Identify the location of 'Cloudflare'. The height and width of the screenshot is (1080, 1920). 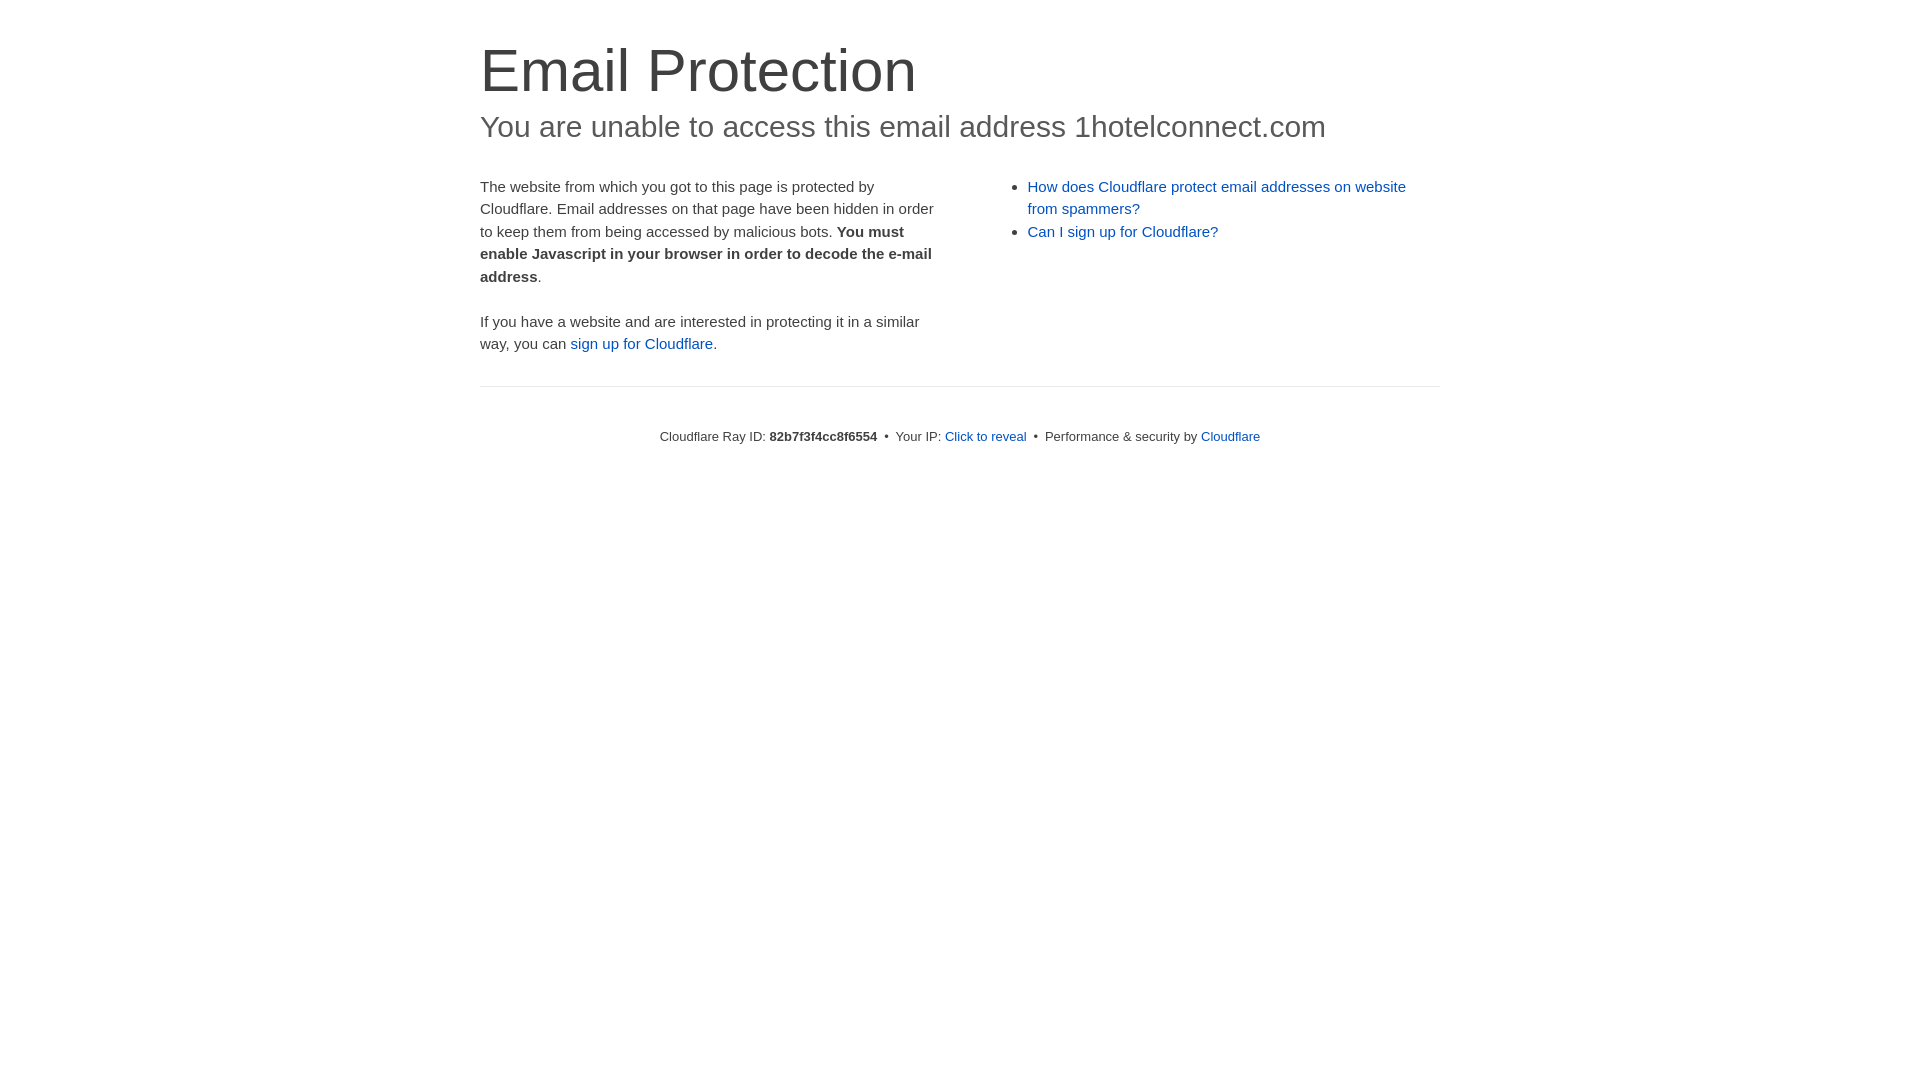
(1229, 435).